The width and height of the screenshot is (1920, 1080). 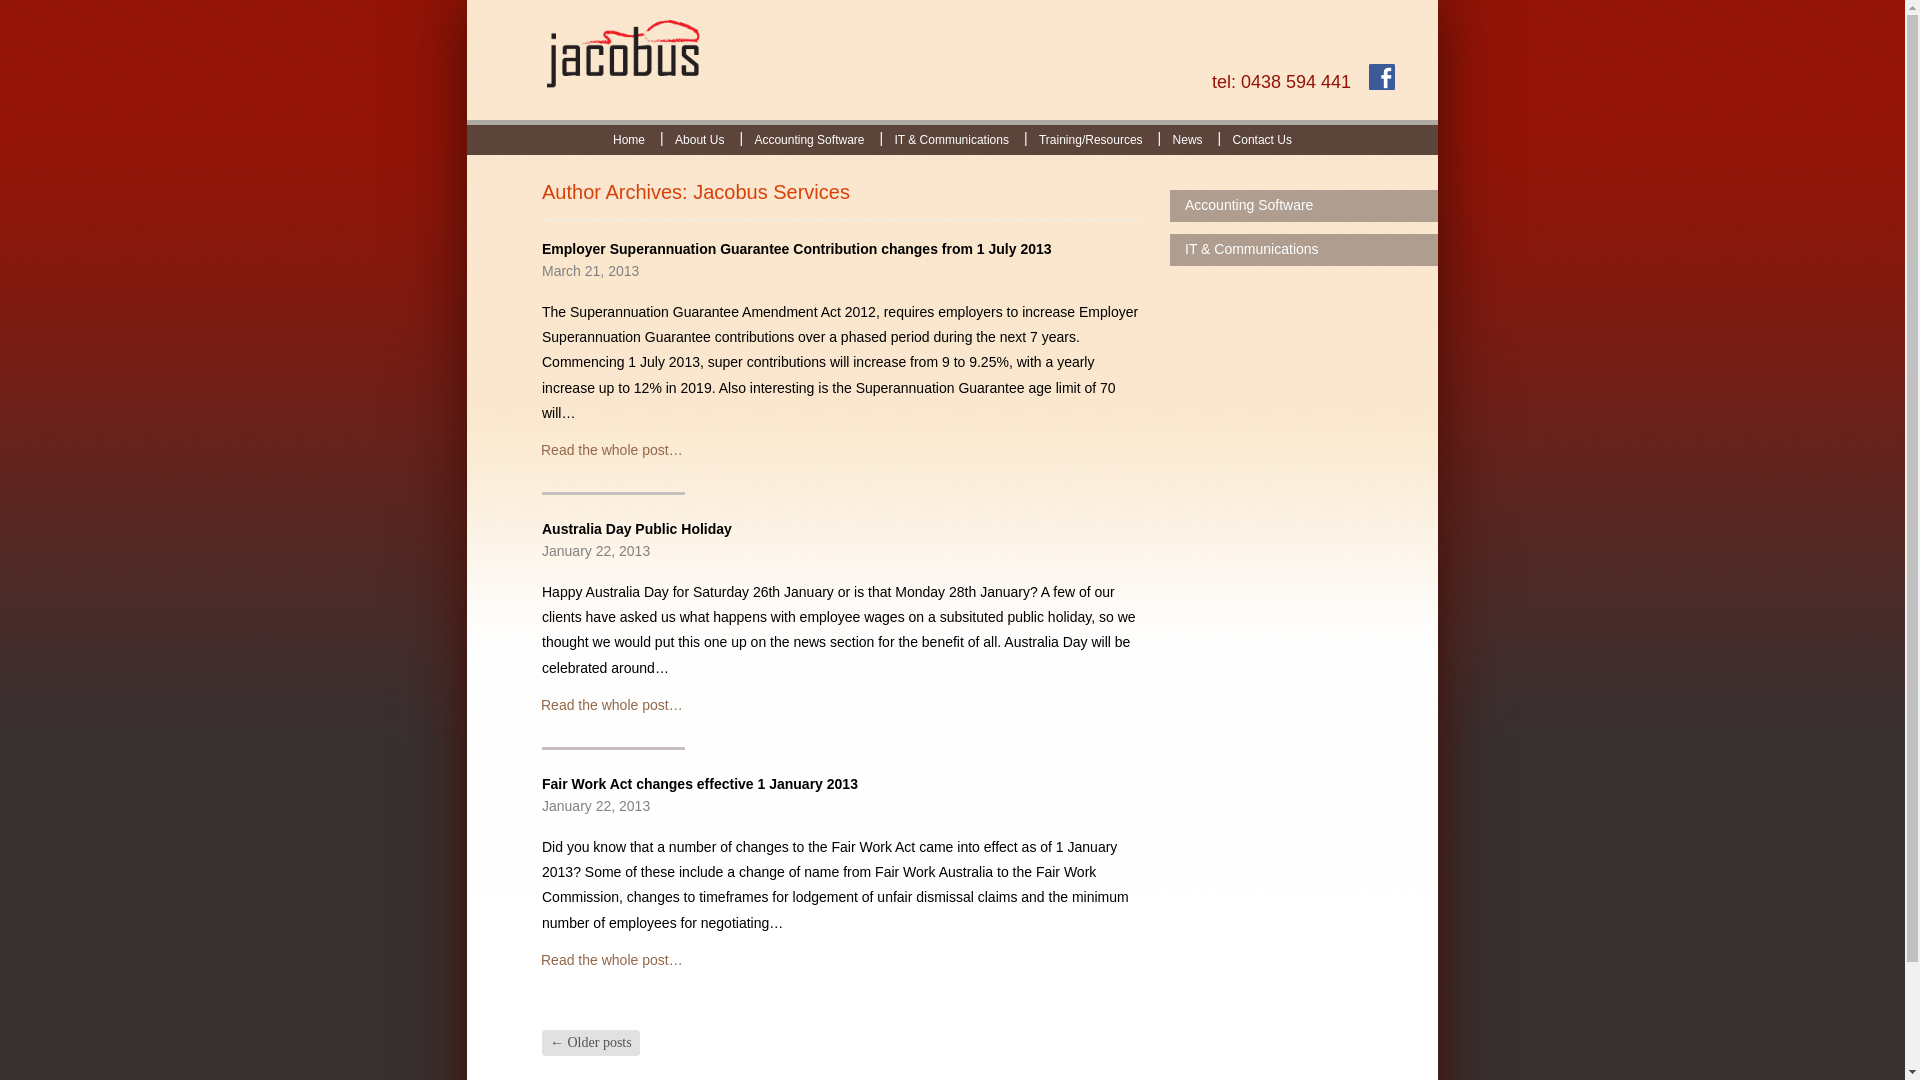 What do you see at coordinates (699, 138) in the screenshot?
I see `'About Us'` at bounding box center [699, 138].